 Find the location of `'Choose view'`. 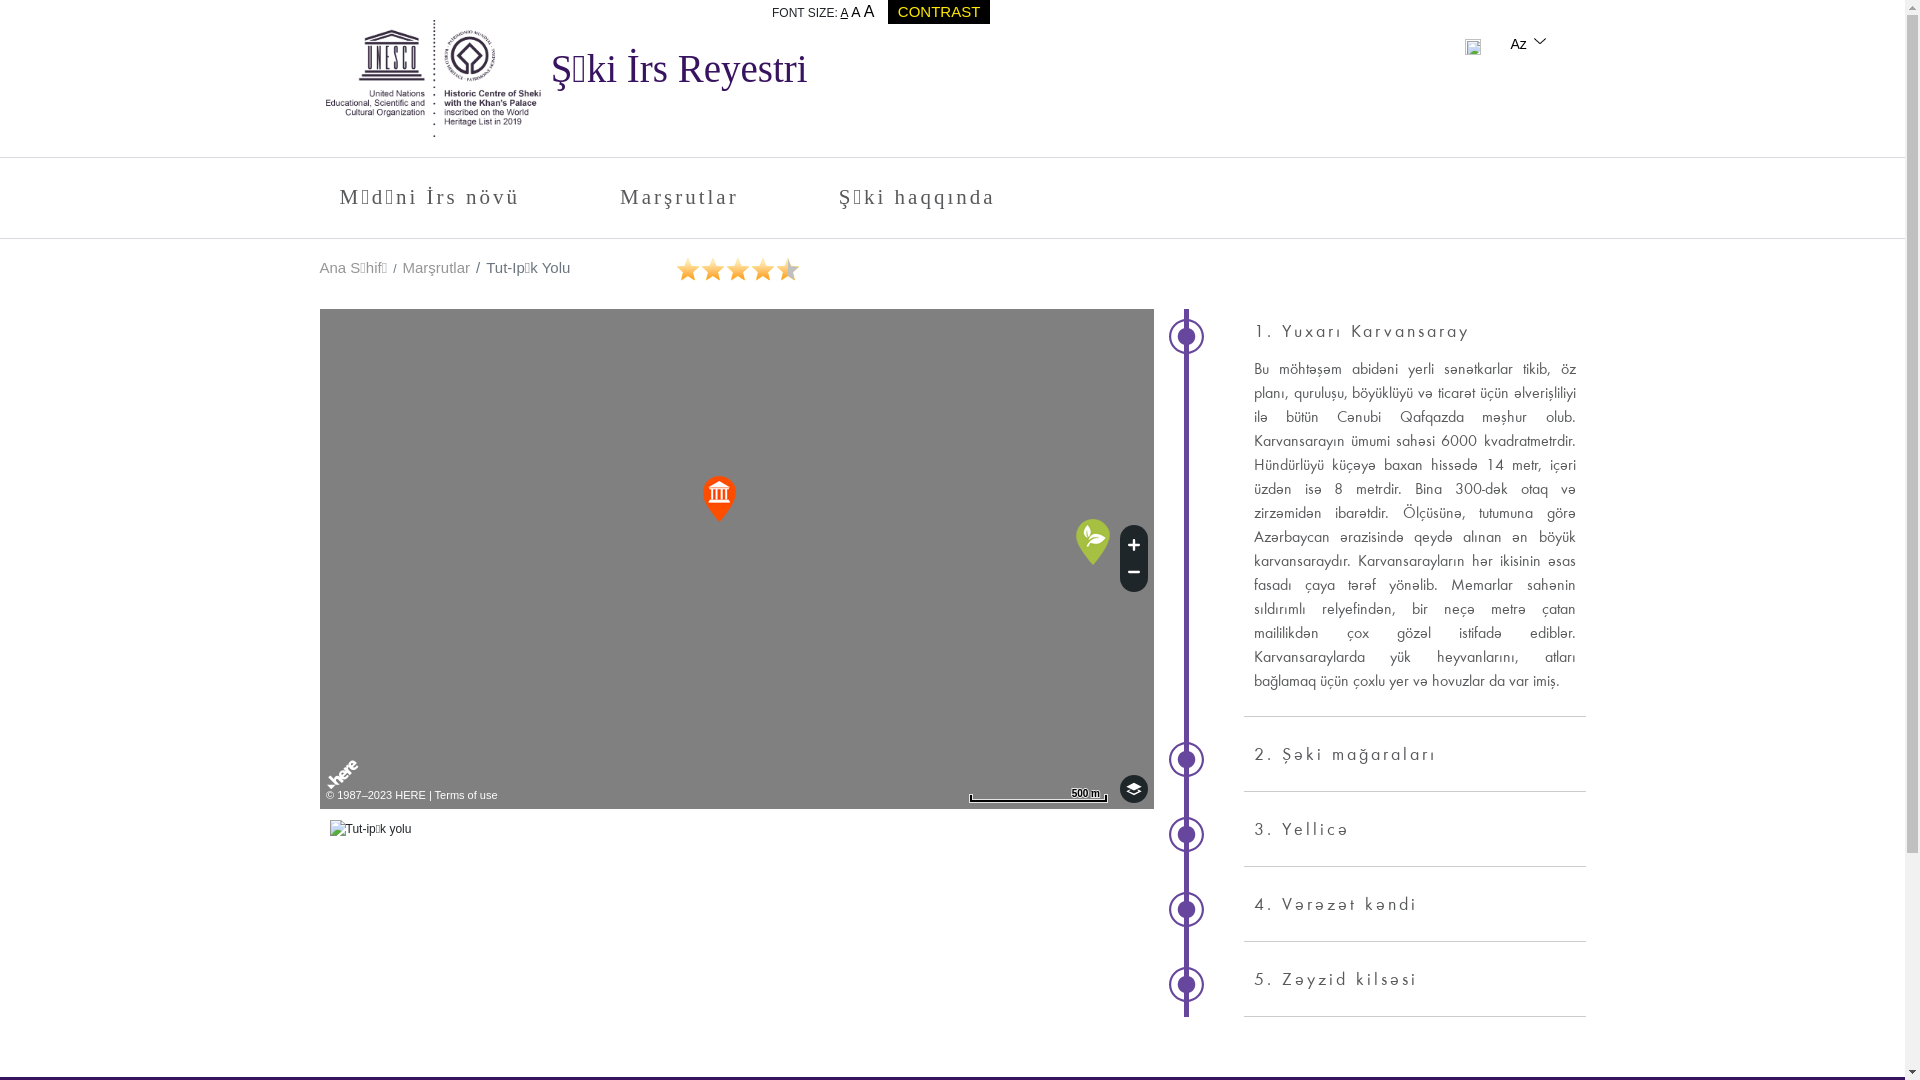

'Choose view' is located at coordinates (1133, 788).